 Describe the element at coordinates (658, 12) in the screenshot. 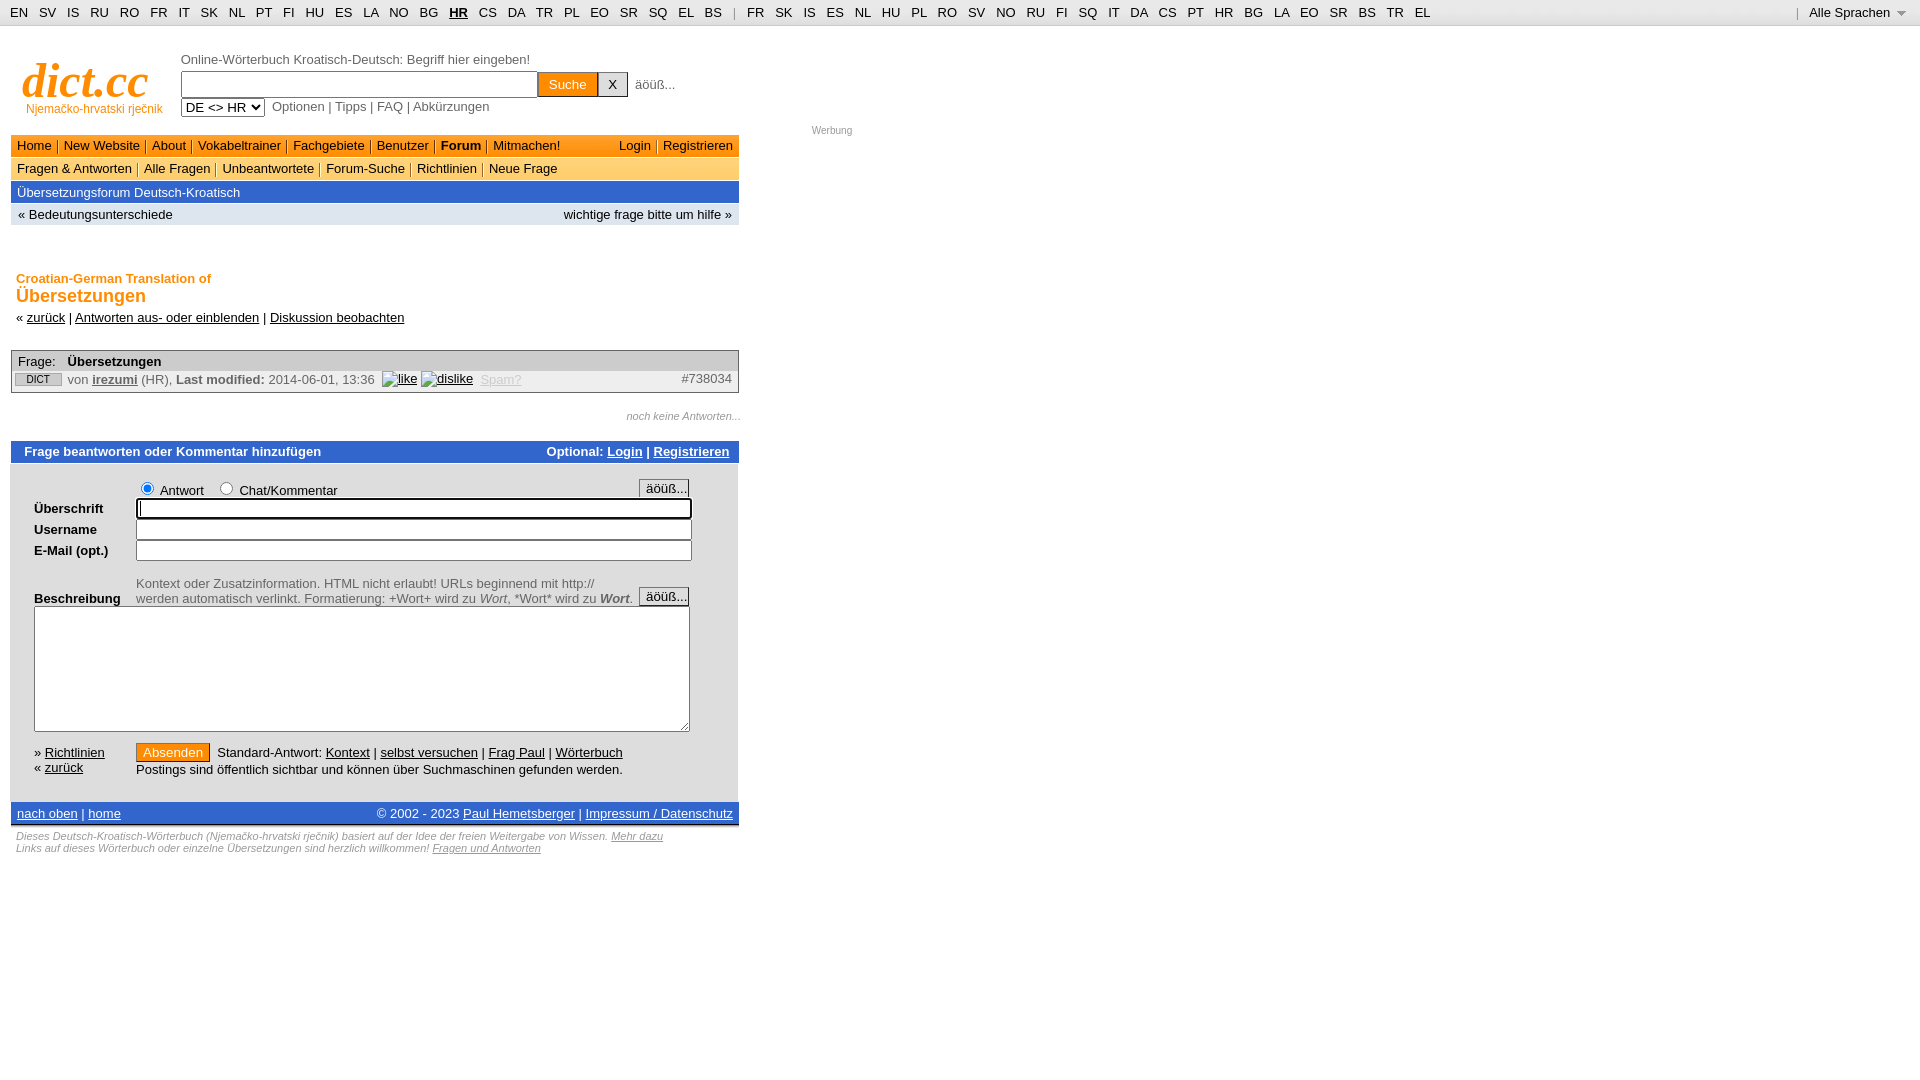

I see `'SQ'` at that location.